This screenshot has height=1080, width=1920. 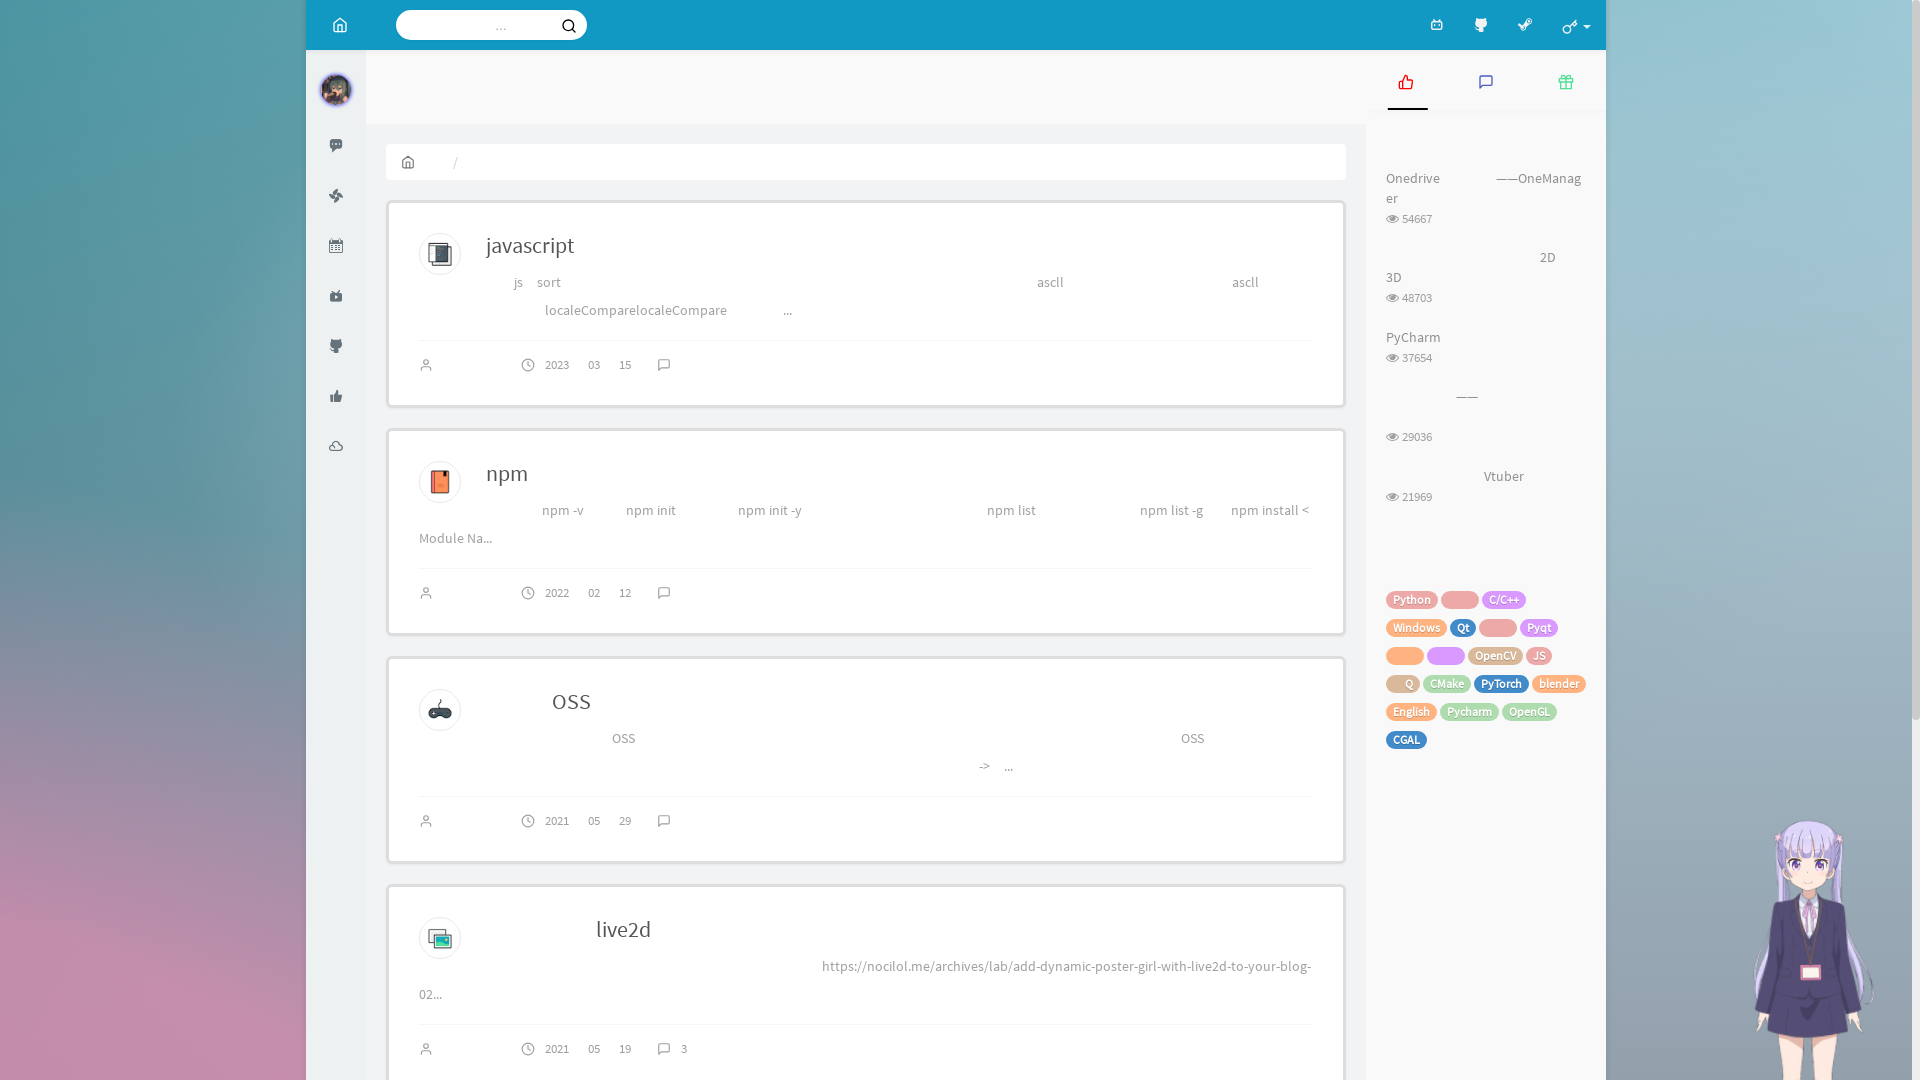 What do you see at coordinates (1495, 655) in the screenshot?
I see `'OpenCV'` at bounding box center [1495, 655].